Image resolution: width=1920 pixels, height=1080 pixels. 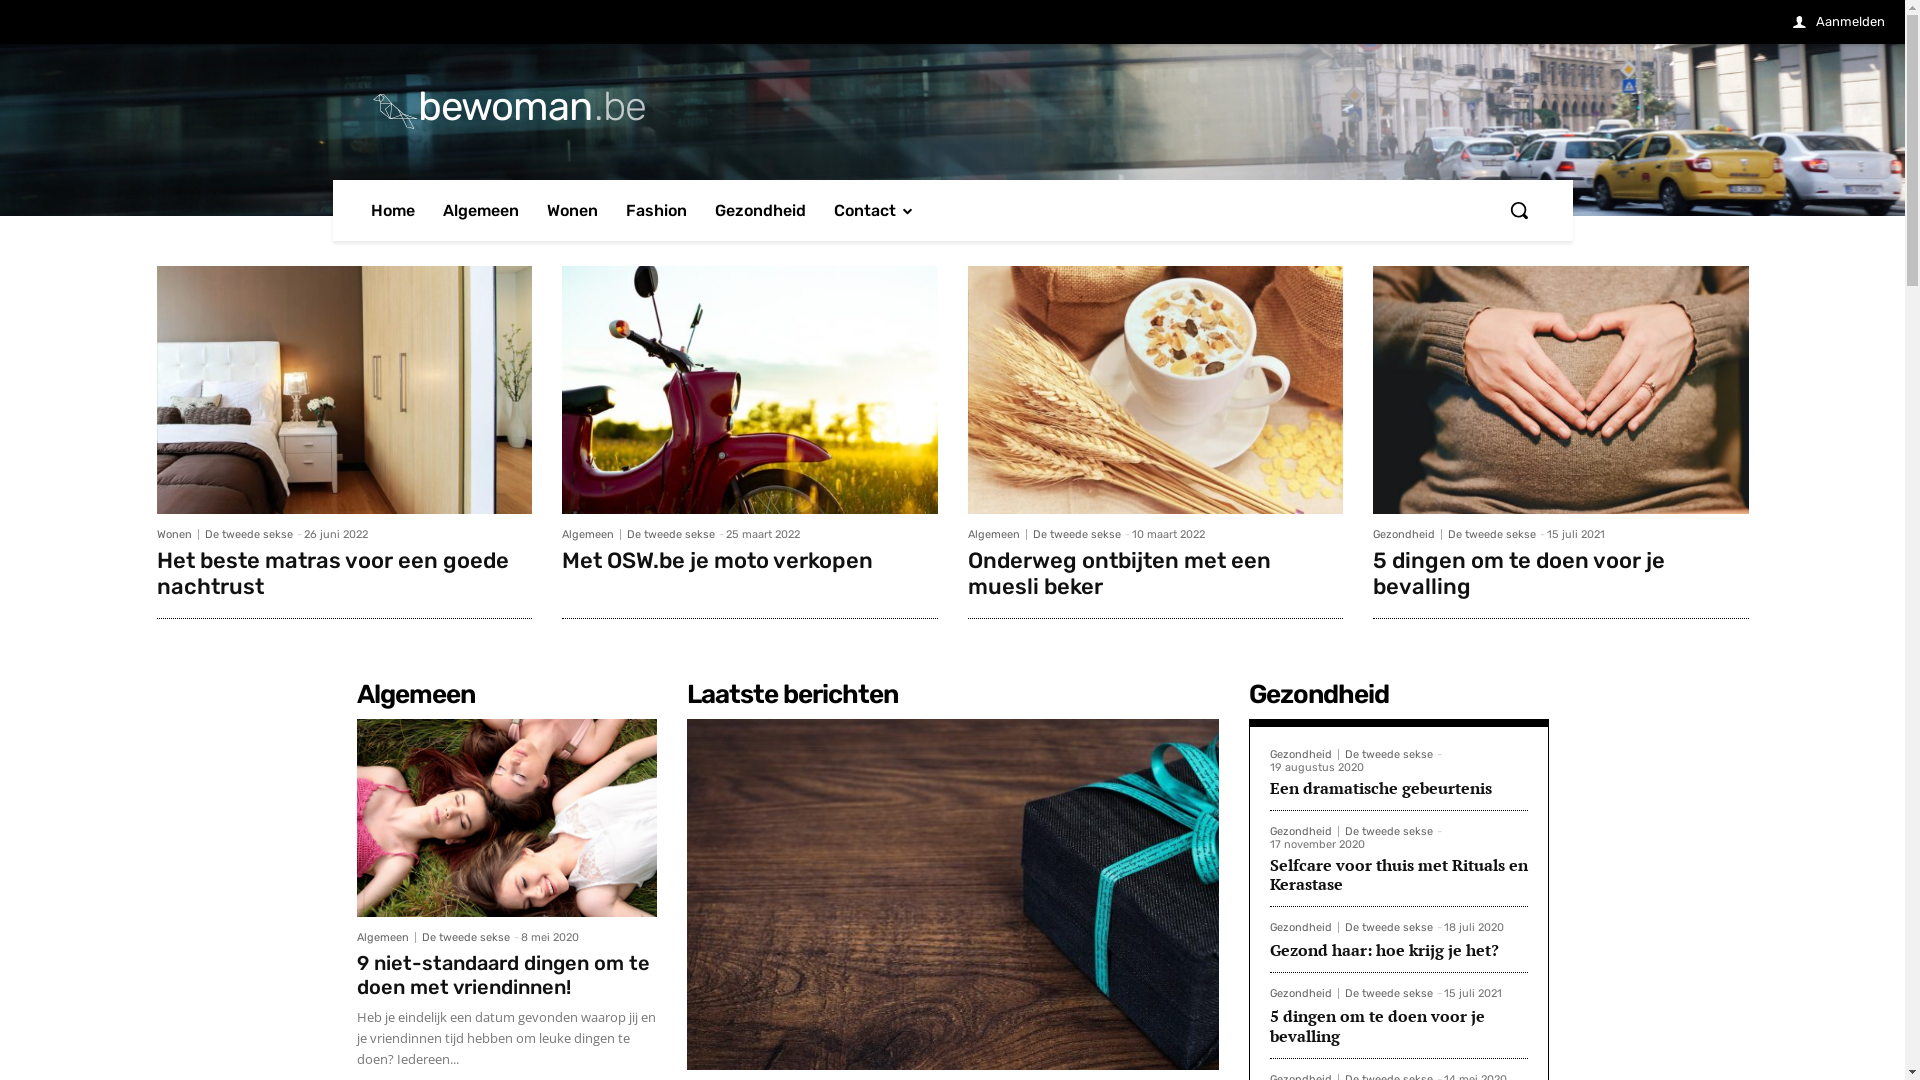 What do you see at coordinates (717, 560) in the screenshot?
I see `'Met OSW.be je moto verkopen'` at bounding box center [717, 560].